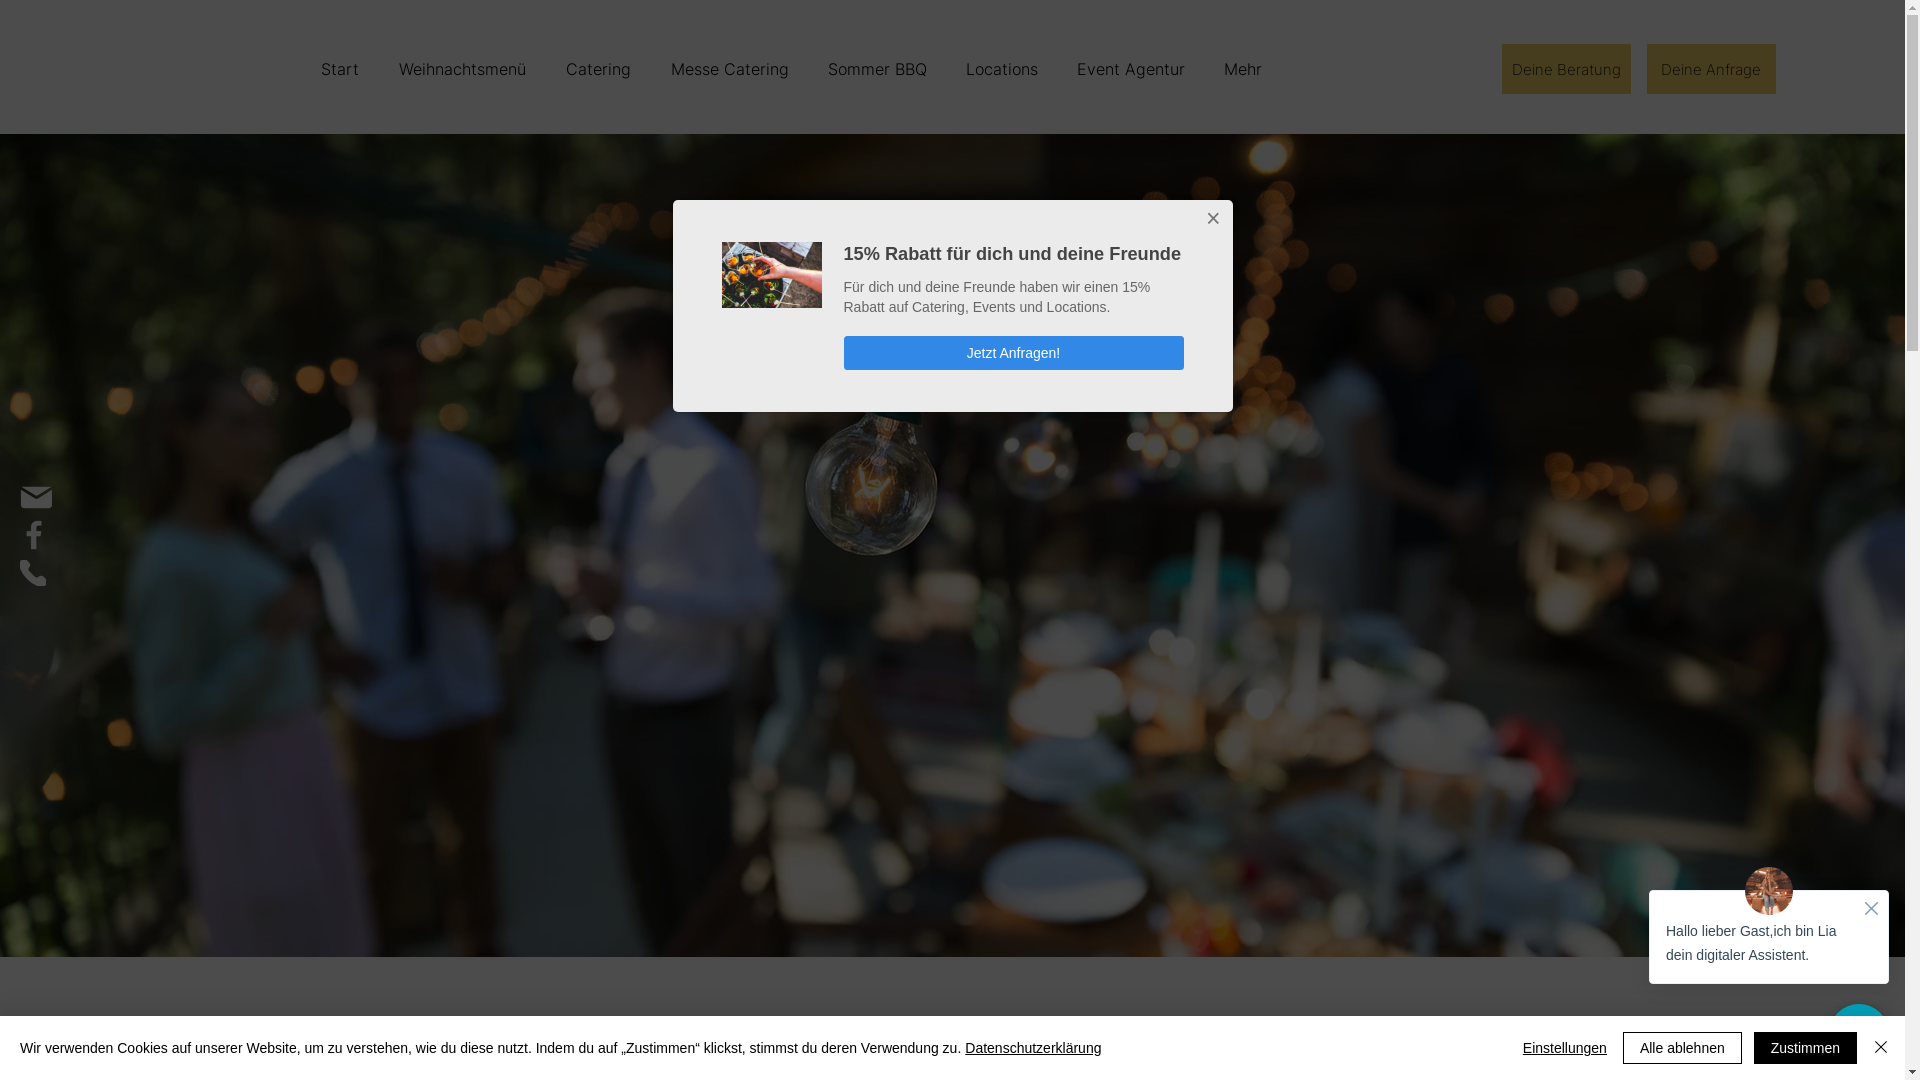 This screenshot has height=1080, width=1920. Describe the element at coordinates (1681, 1047) in the screenshot. I see `'Alle ablehnen'` at that location.